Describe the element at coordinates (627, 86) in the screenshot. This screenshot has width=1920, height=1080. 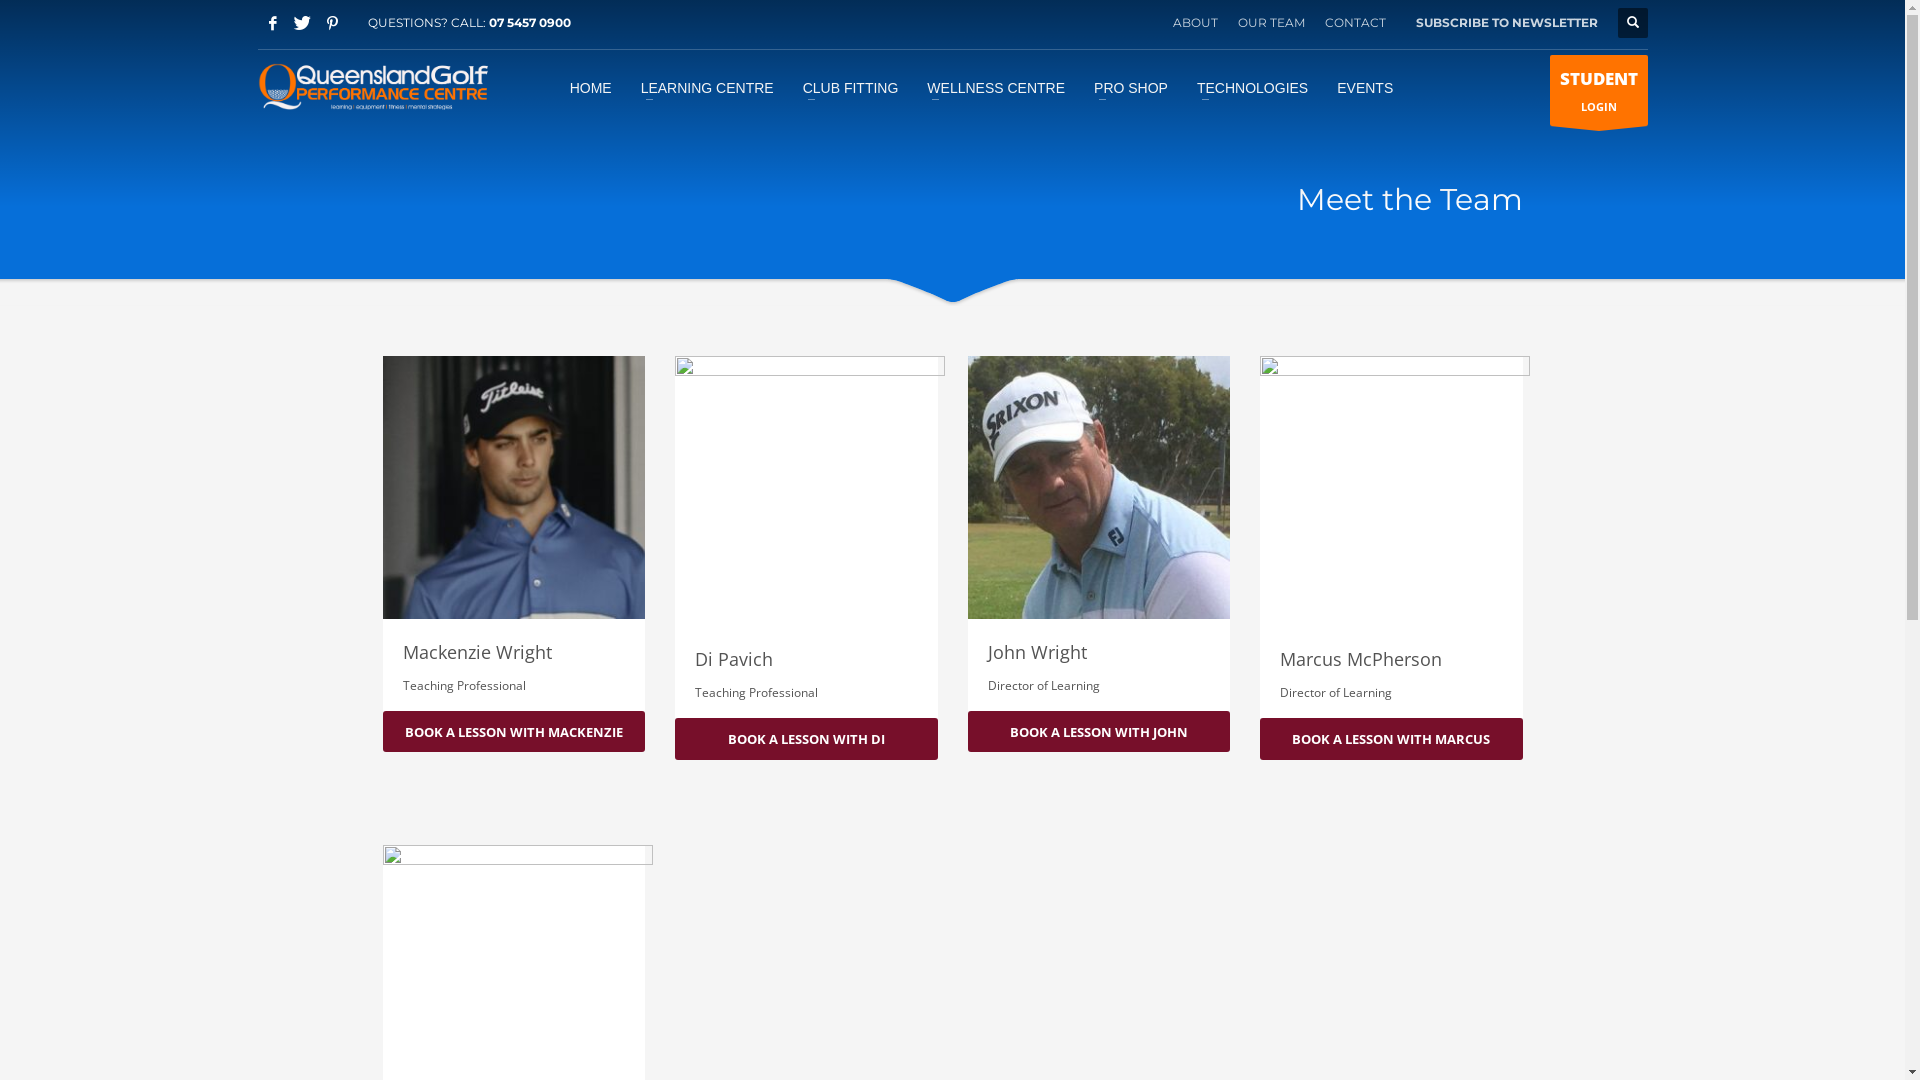
I see `'LEARNING CENTRE'` at that location.